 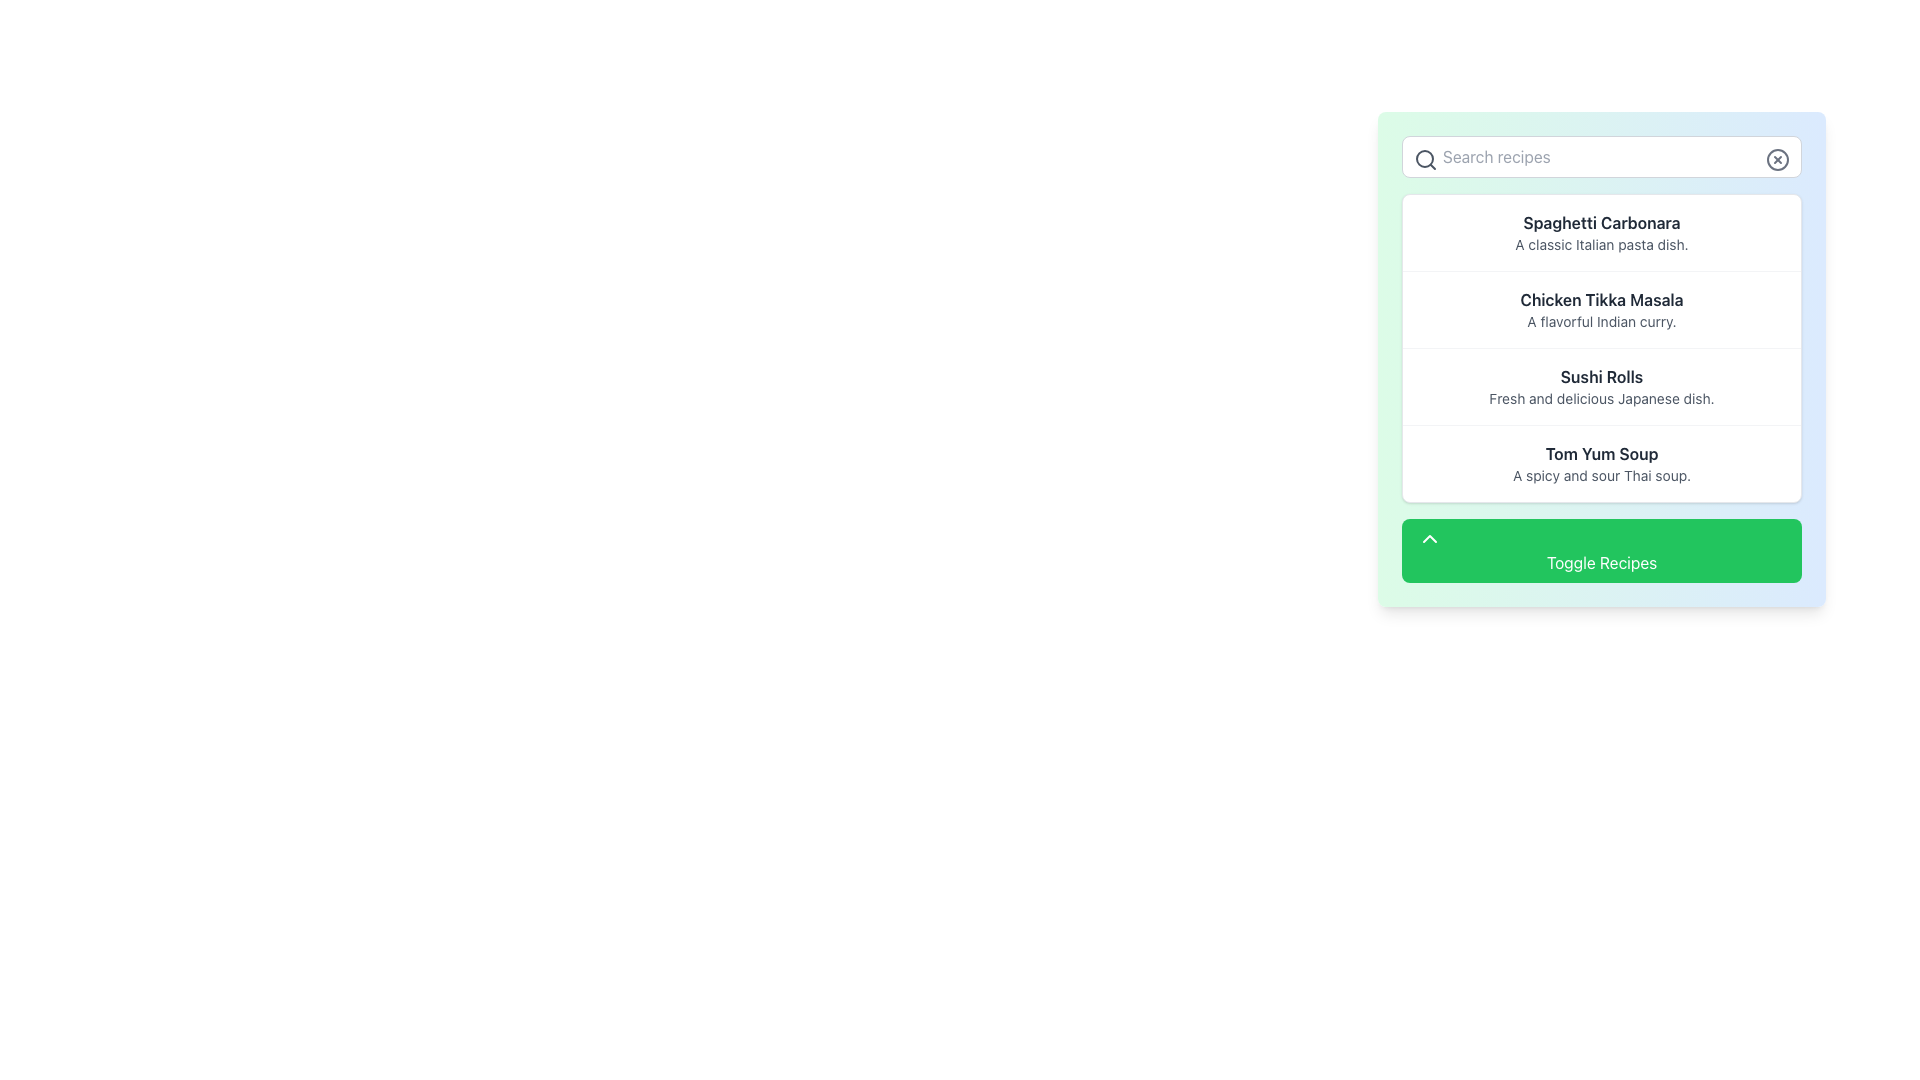 What do you see at coordinates (1777, 158) in the screenshot?
I see `the small circular close button represented by an 'X' inside a gray circle at the top-right corner of the search bar to clear the search input` at bounding box center [1777, 158].